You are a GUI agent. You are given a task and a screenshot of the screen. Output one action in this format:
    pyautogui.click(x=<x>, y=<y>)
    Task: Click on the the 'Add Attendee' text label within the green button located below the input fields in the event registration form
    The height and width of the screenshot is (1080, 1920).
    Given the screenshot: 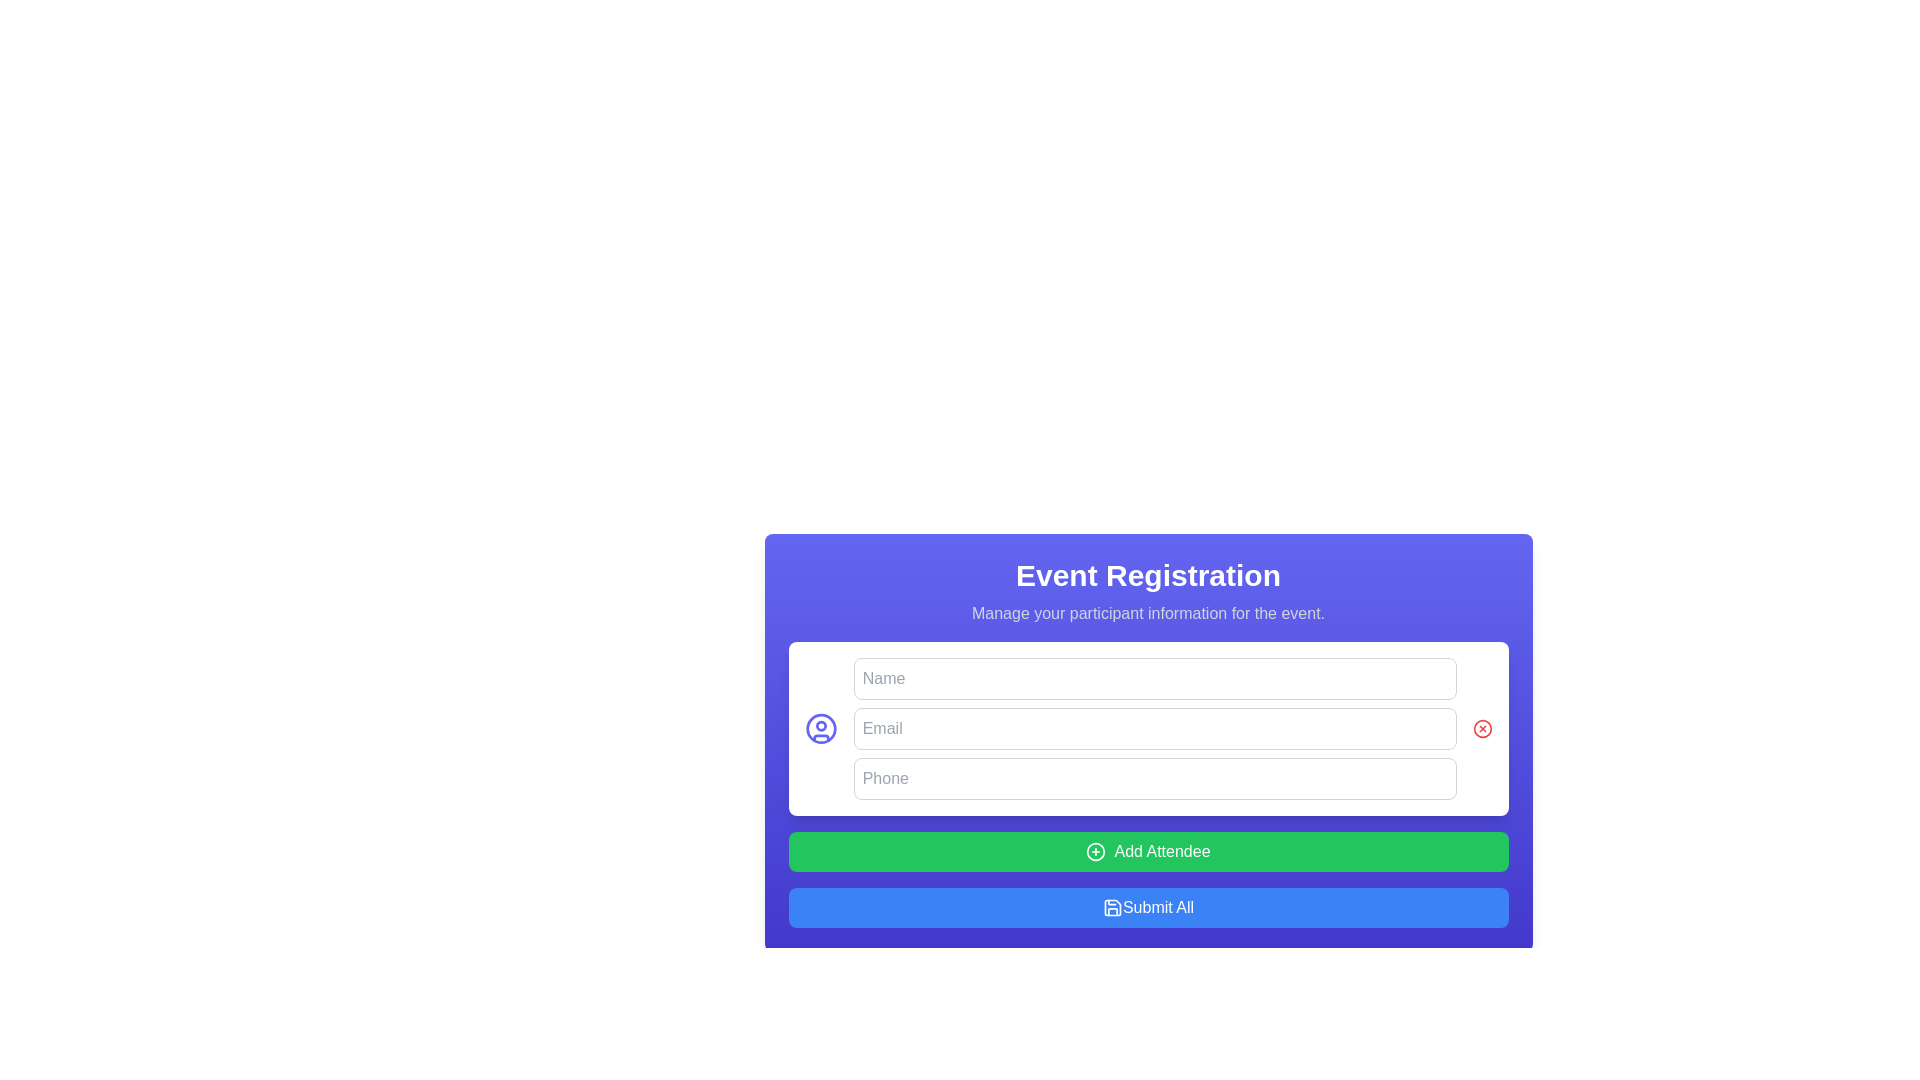 What is the action you would take?
    pyautogui.click(x=1162, y=852)
    